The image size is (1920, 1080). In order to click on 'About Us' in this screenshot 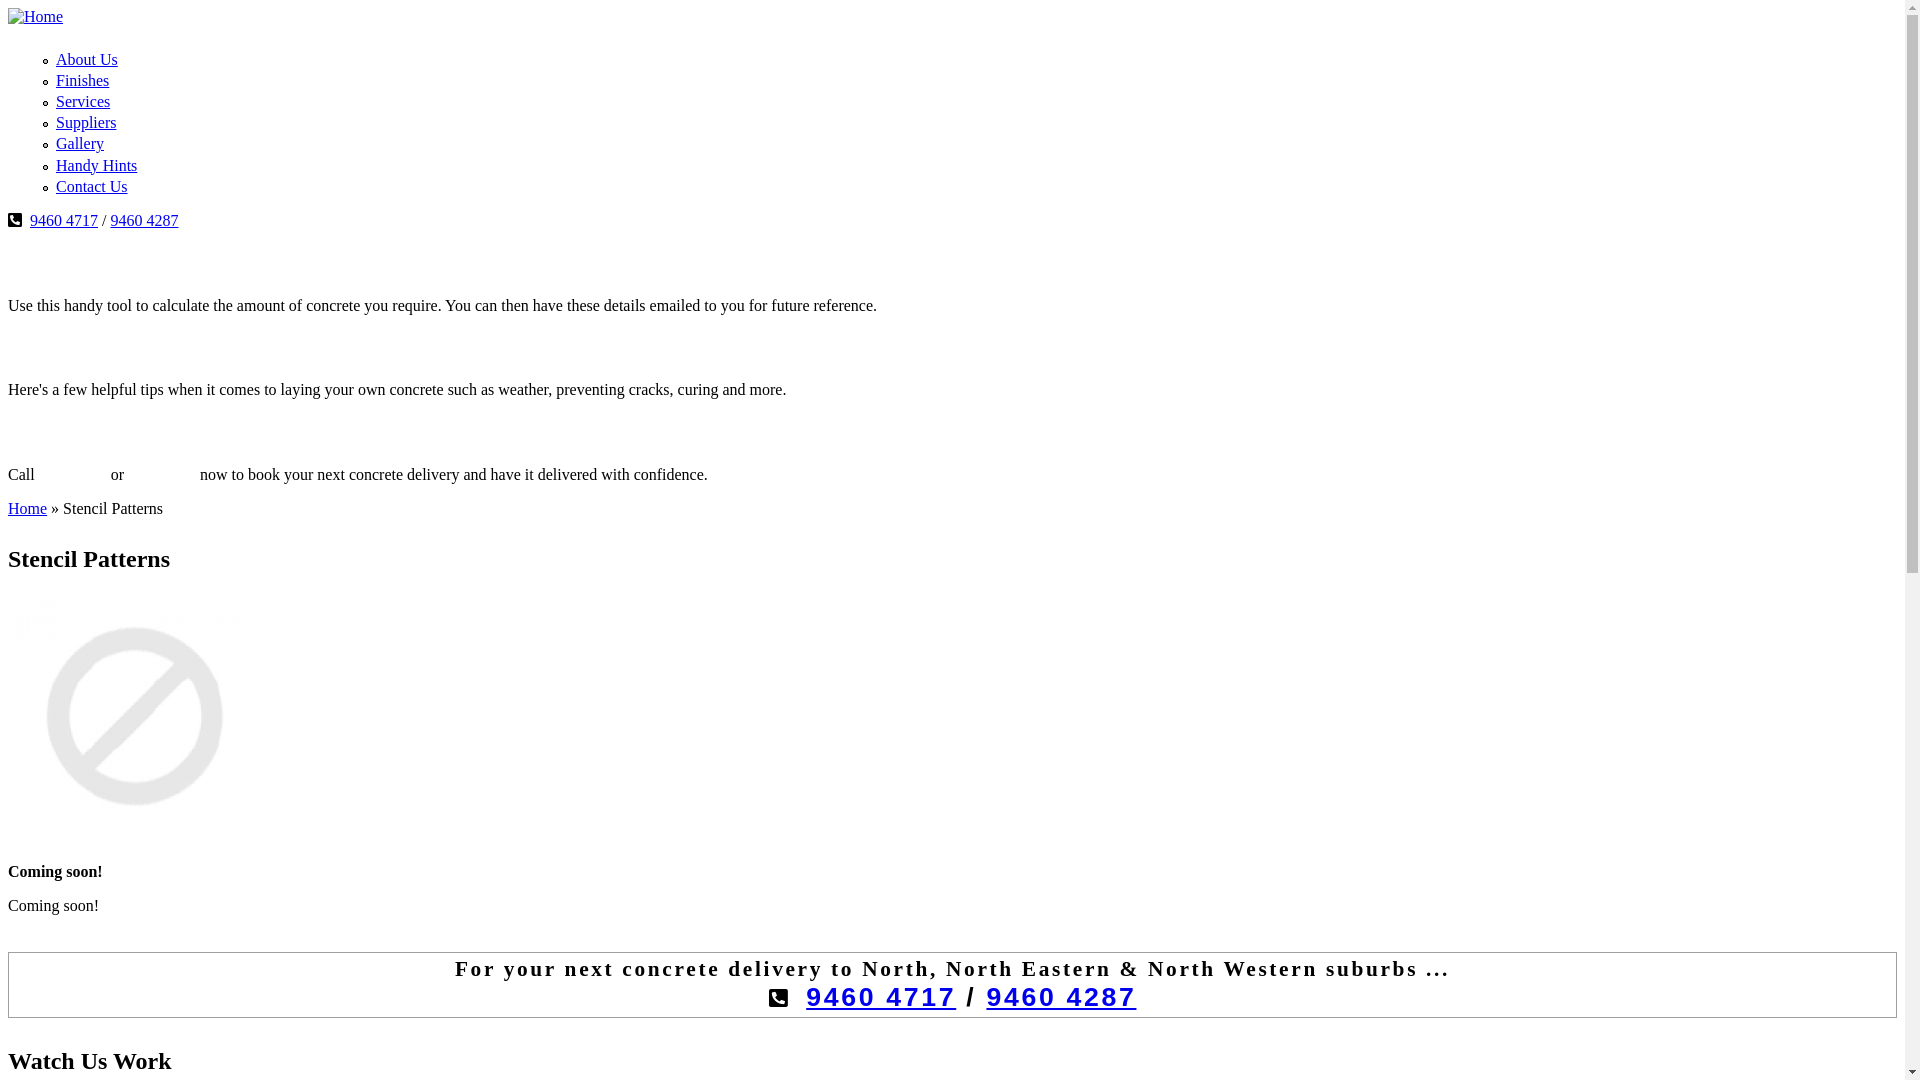, I will do `click(56, 58)`.